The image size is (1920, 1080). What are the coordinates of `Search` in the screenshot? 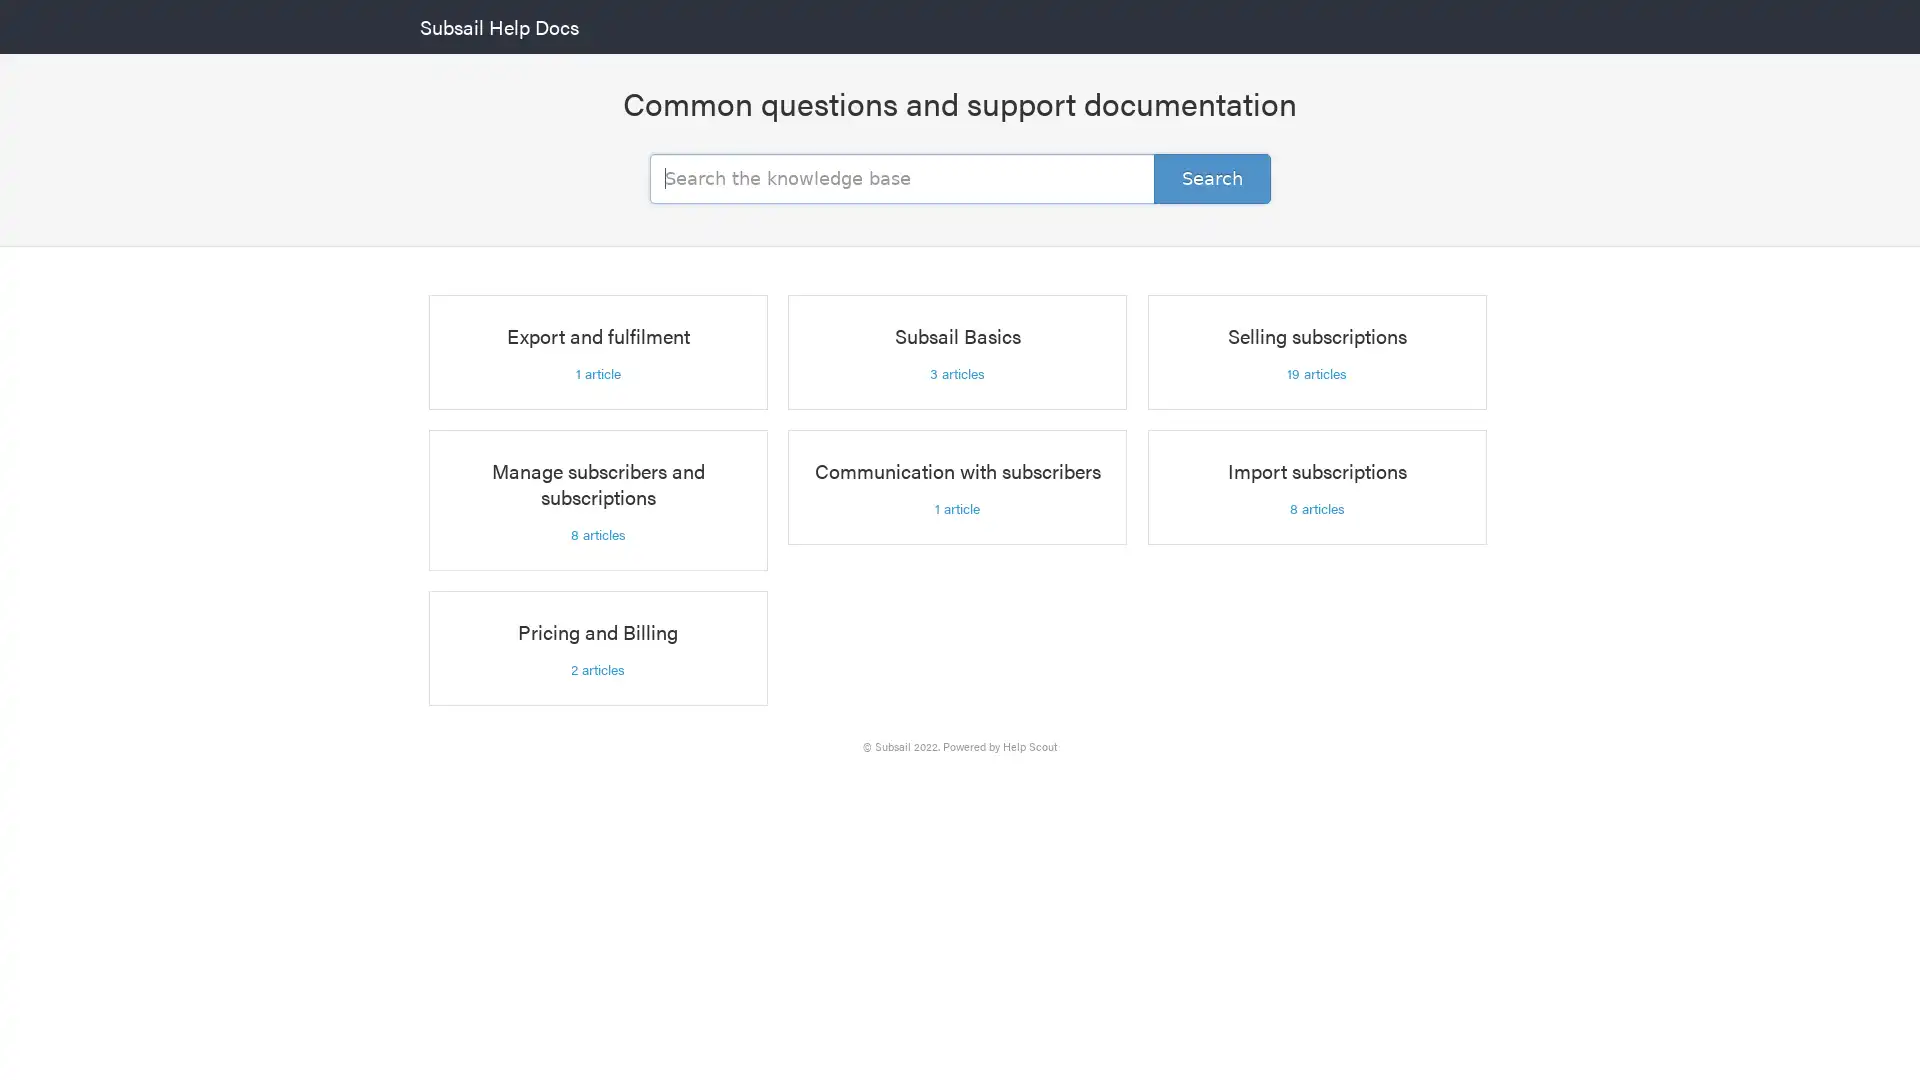 It's located at (1211, 176).